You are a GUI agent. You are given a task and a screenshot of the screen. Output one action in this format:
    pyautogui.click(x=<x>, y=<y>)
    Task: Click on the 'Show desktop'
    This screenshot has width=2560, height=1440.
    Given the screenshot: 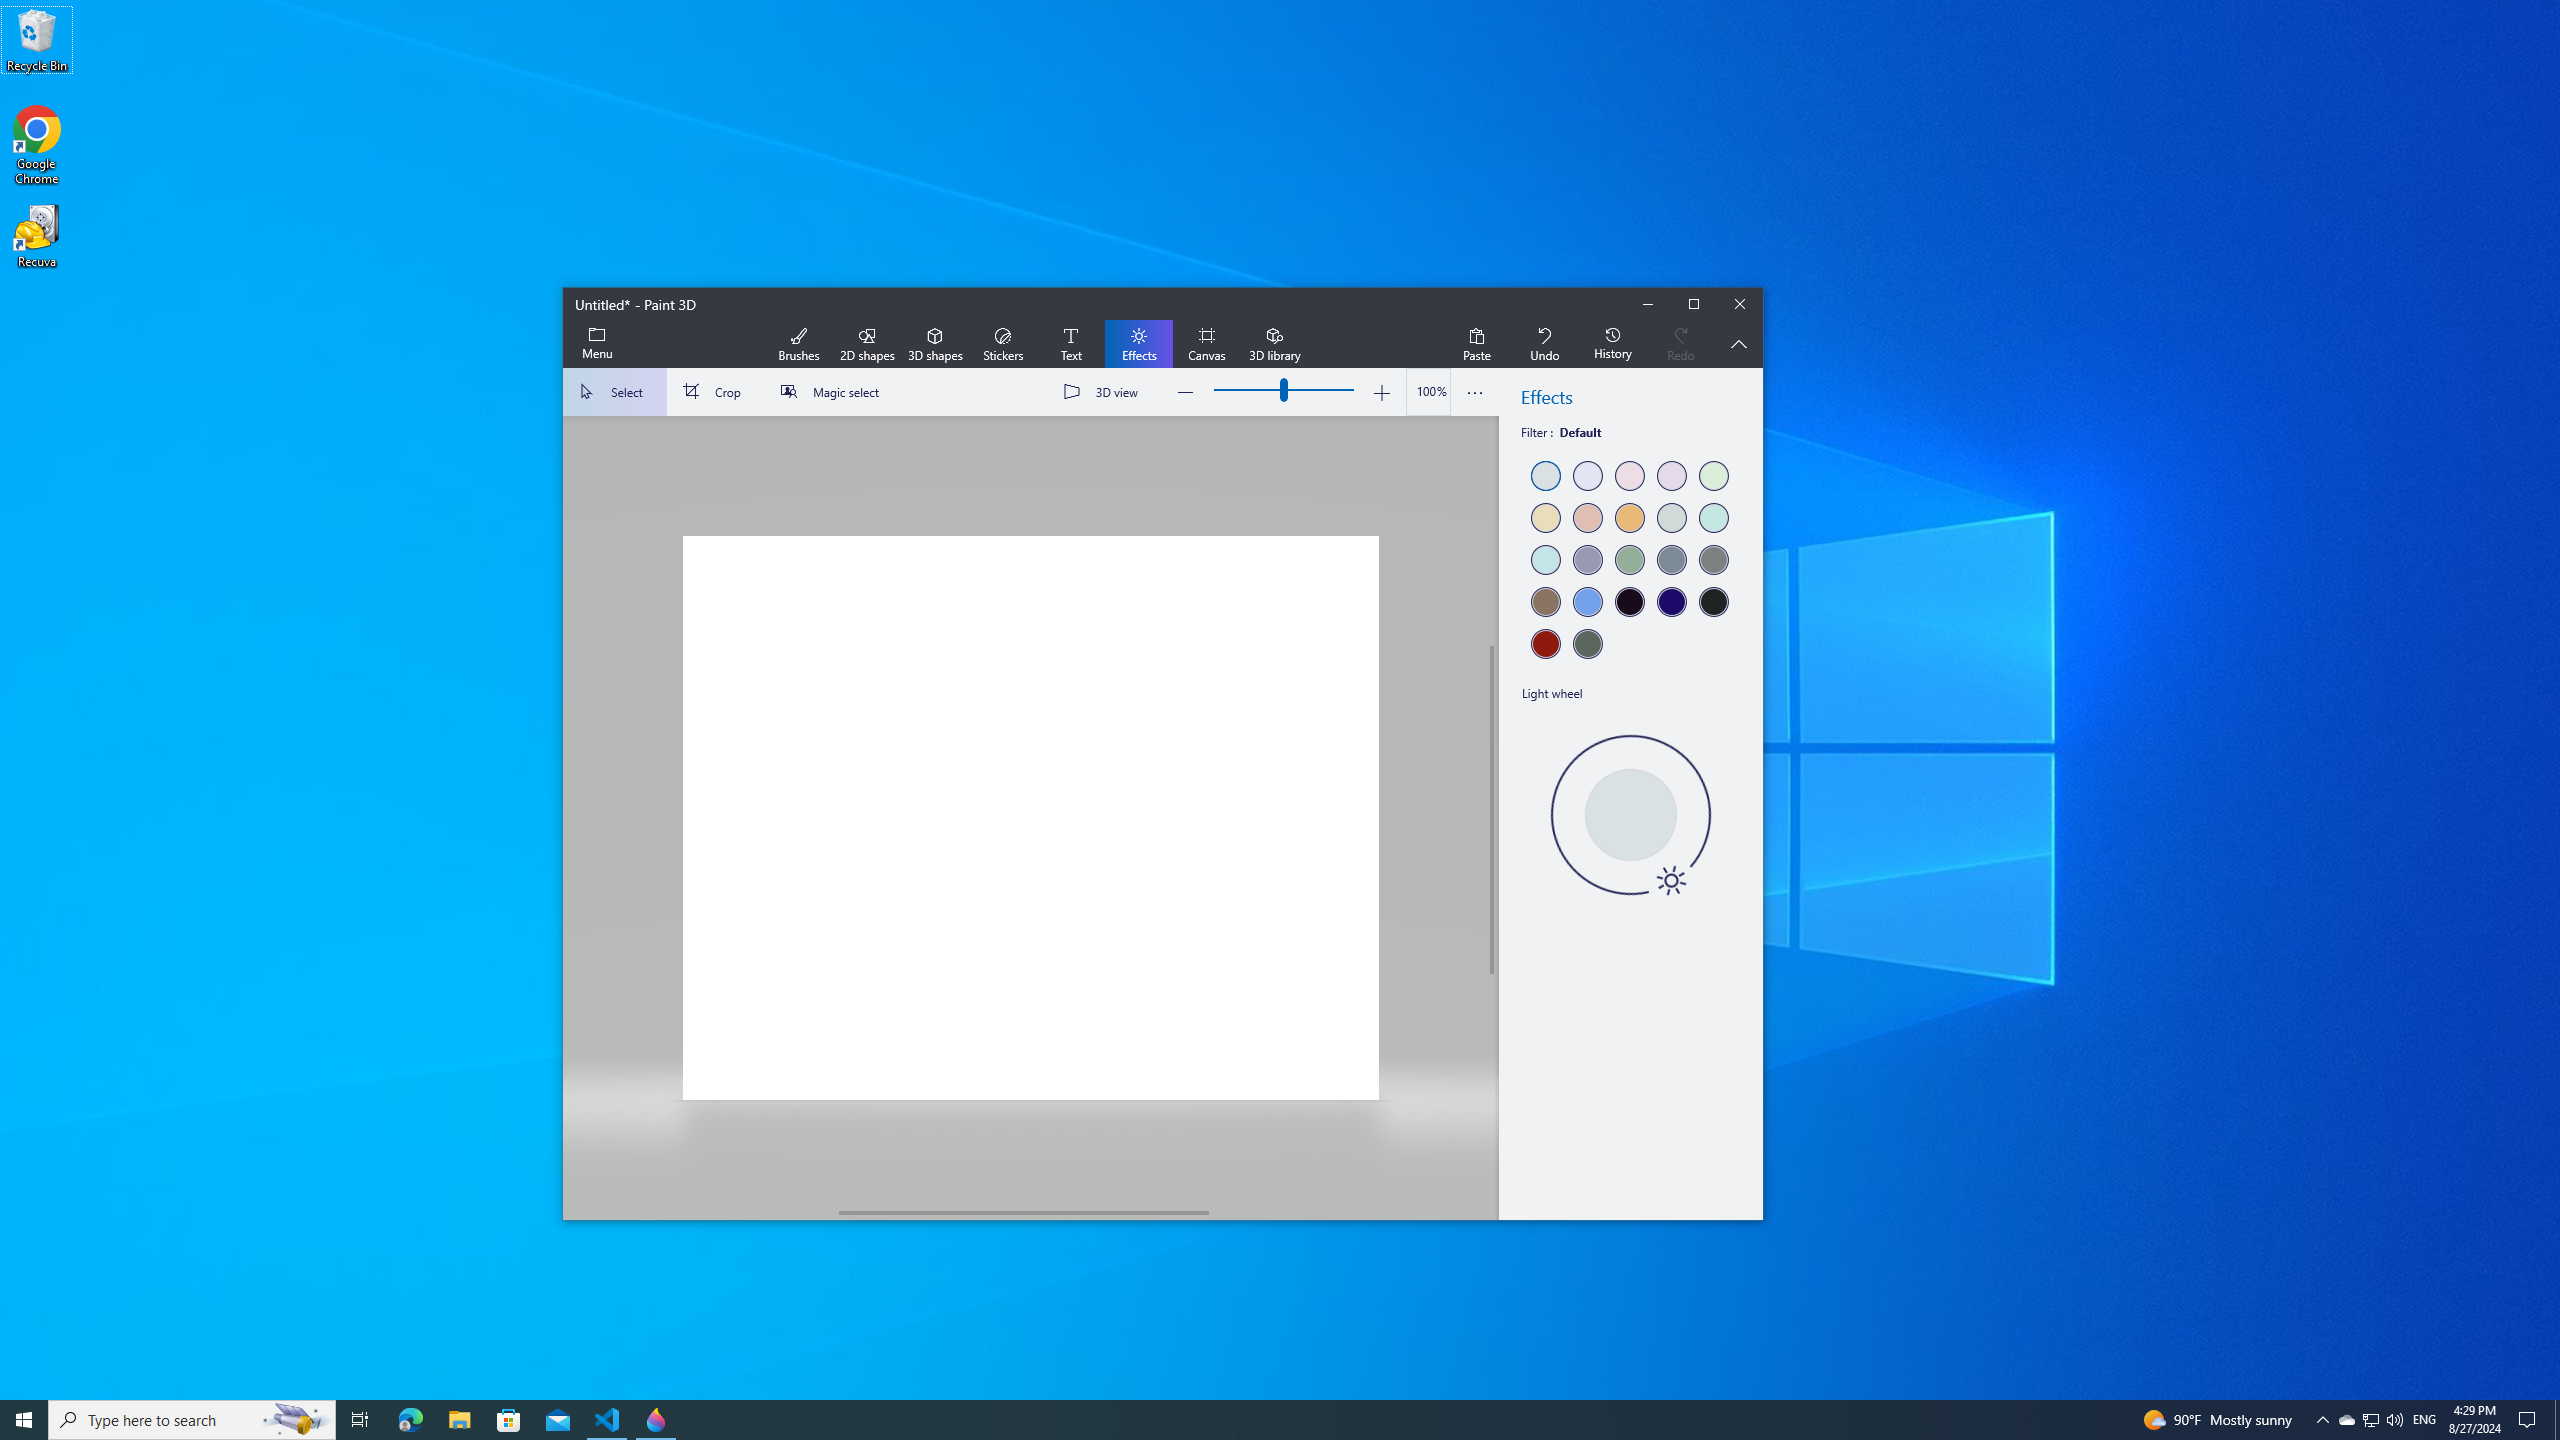 What is the action you would take?
    pyautogui.click(x=2556, y=1418)
    